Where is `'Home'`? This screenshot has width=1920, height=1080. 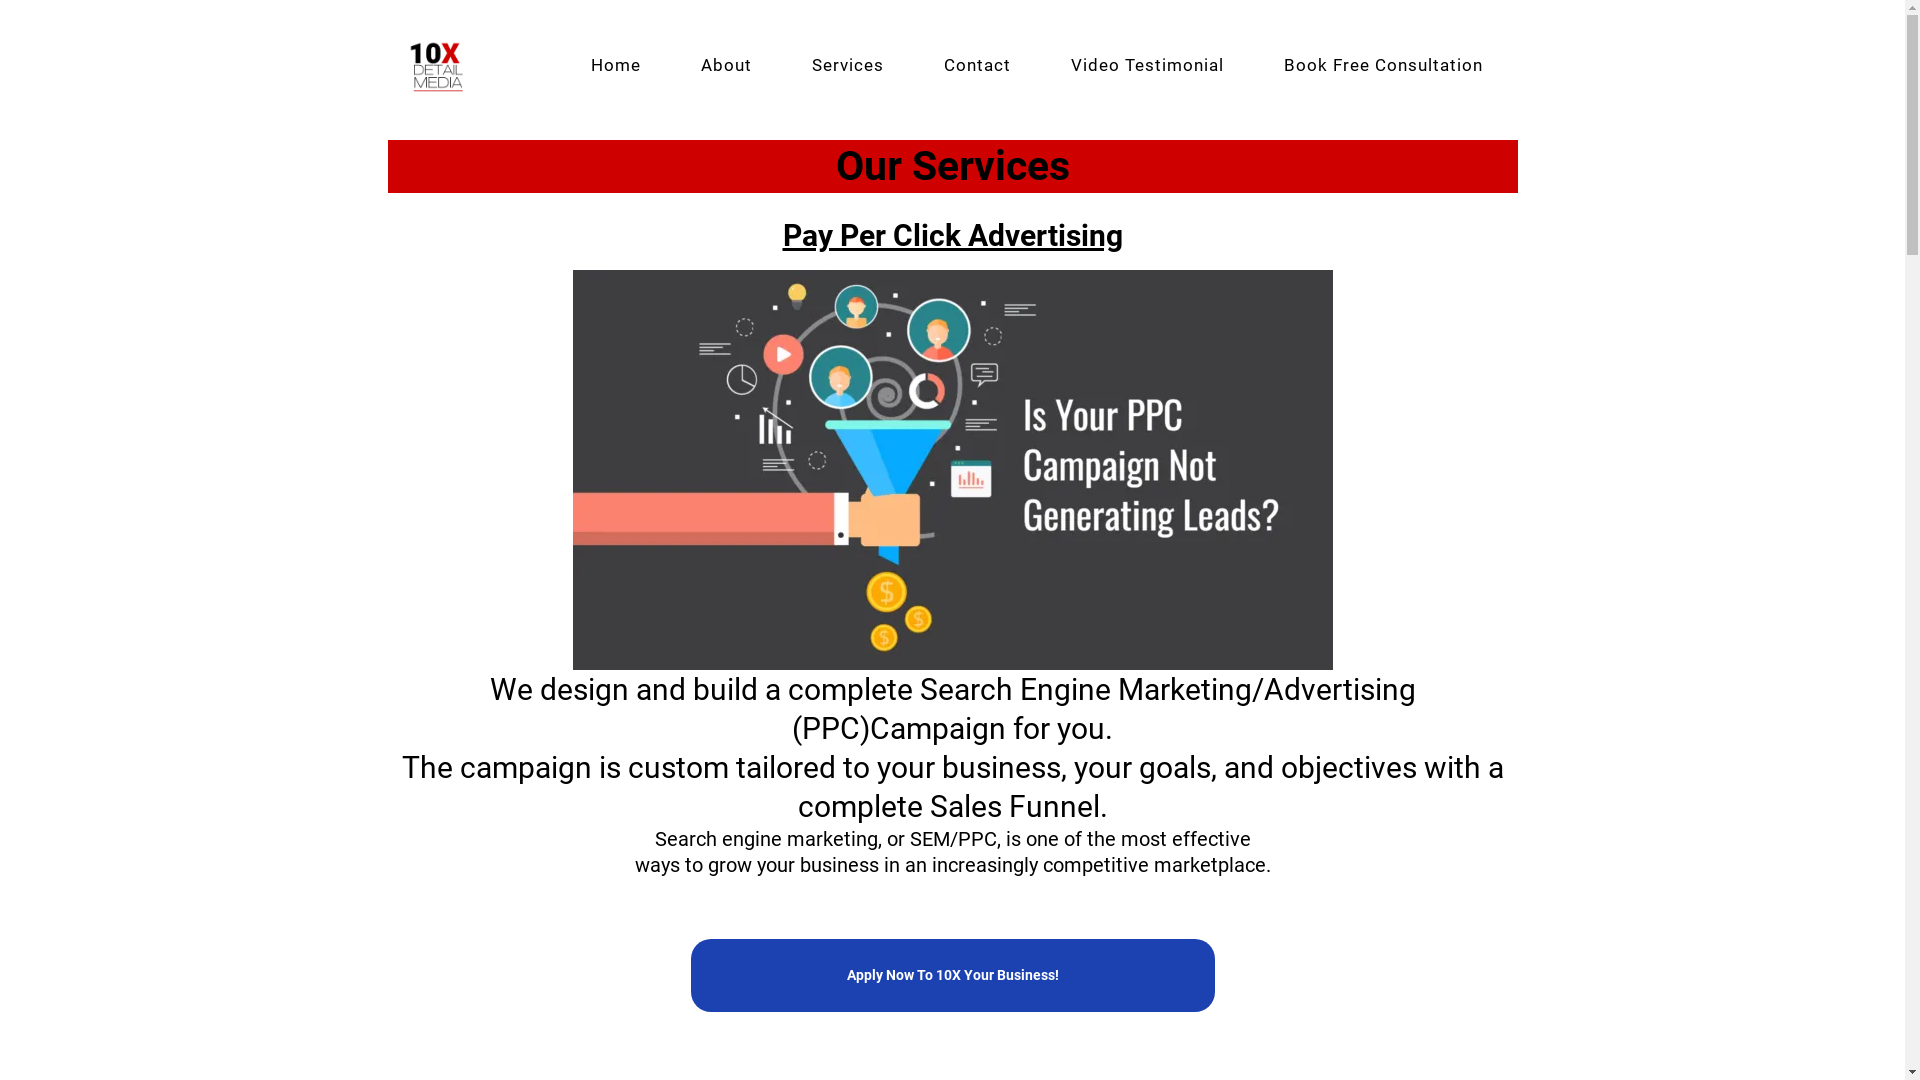
'Home' is located at coordinates (613, 64).